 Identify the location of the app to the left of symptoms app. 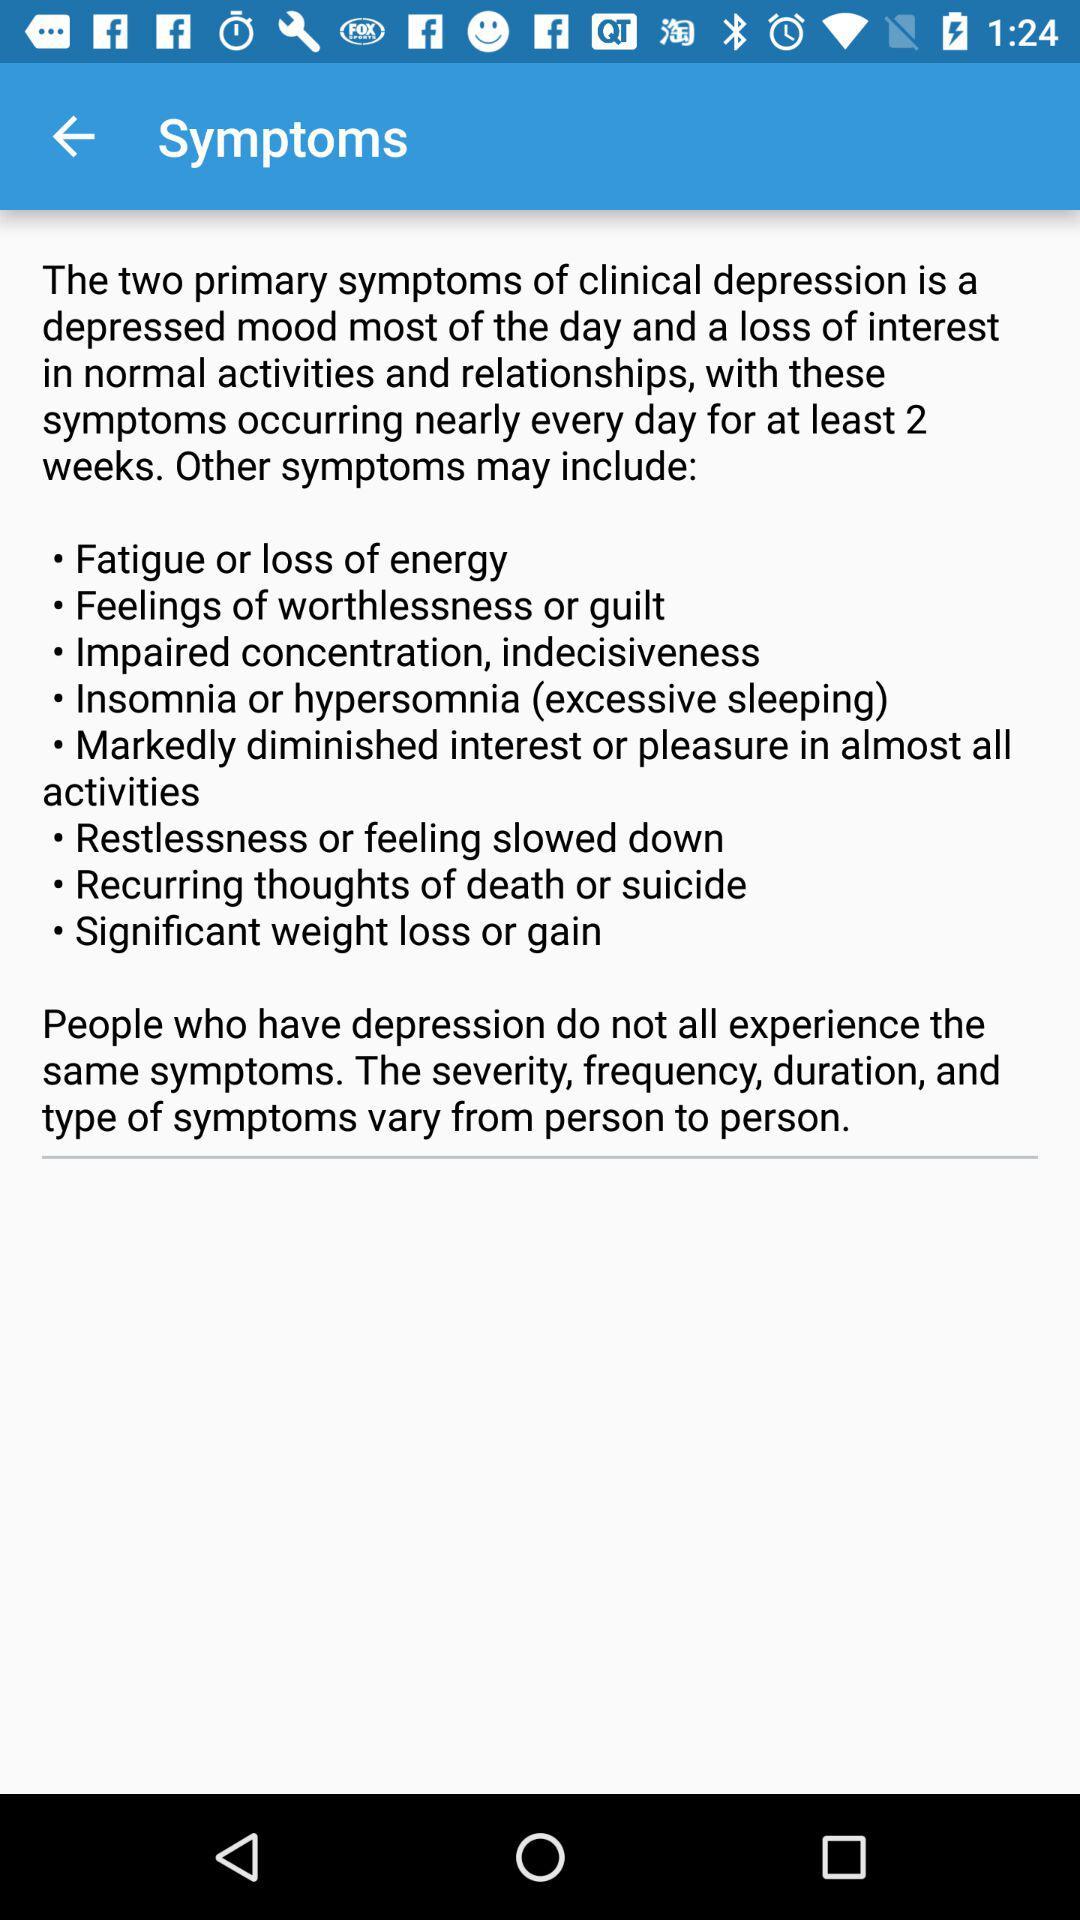
(72, 135).